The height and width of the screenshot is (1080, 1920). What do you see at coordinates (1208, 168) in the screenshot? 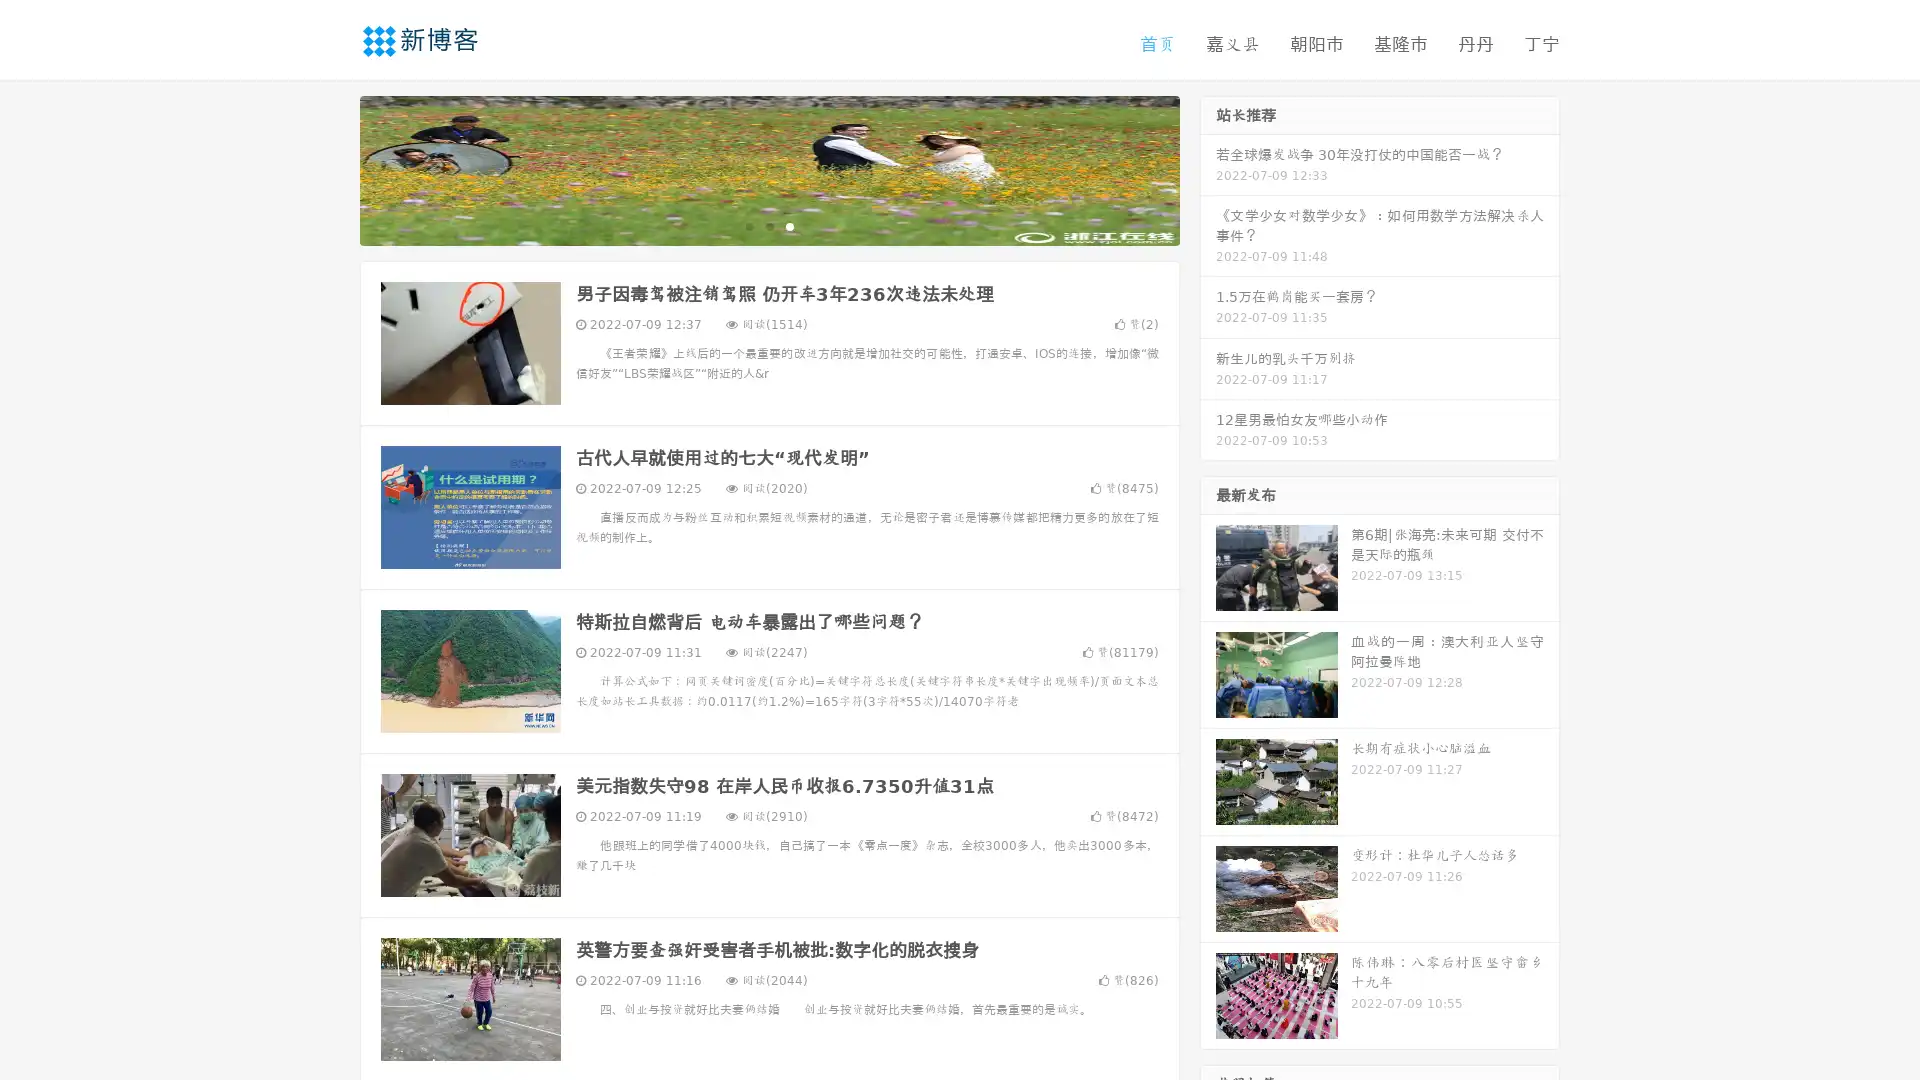
I see `Next slide` at bounding box center [1208, 168].